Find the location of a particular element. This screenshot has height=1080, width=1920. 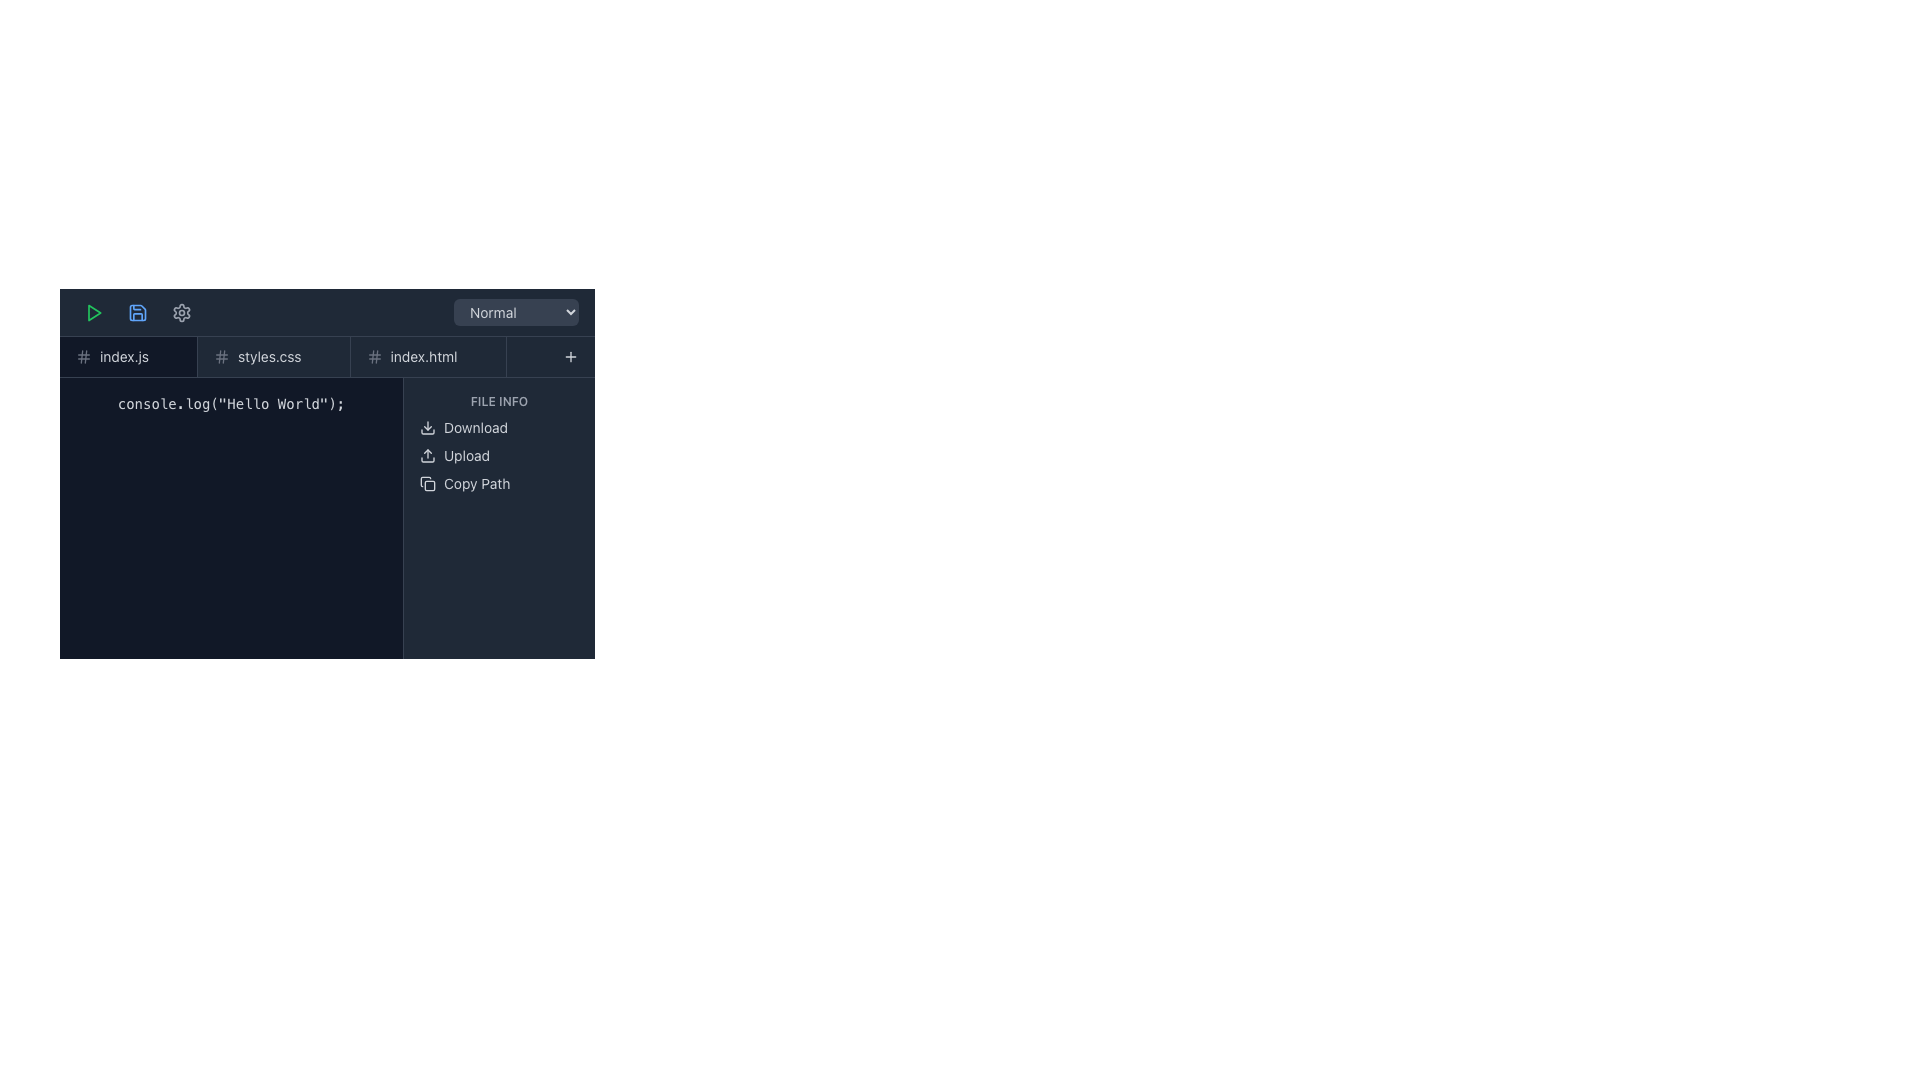

the upload icon located in the vertical list on the right side of the user interface, positioned before the 'Upload' text is located at coordinates (426, 455).